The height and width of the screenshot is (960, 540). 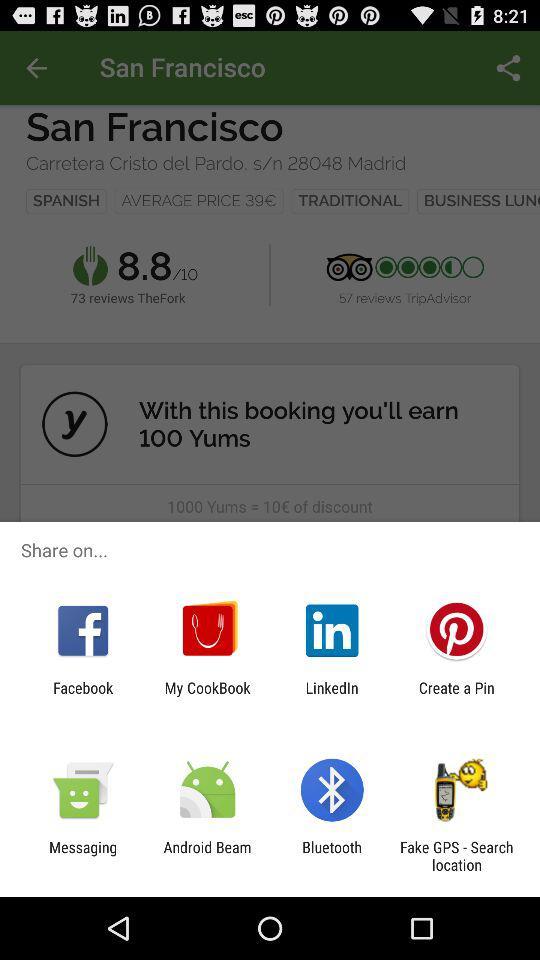 I want to click on the item to the right of the linkedin item, so click(x=456, y=696).